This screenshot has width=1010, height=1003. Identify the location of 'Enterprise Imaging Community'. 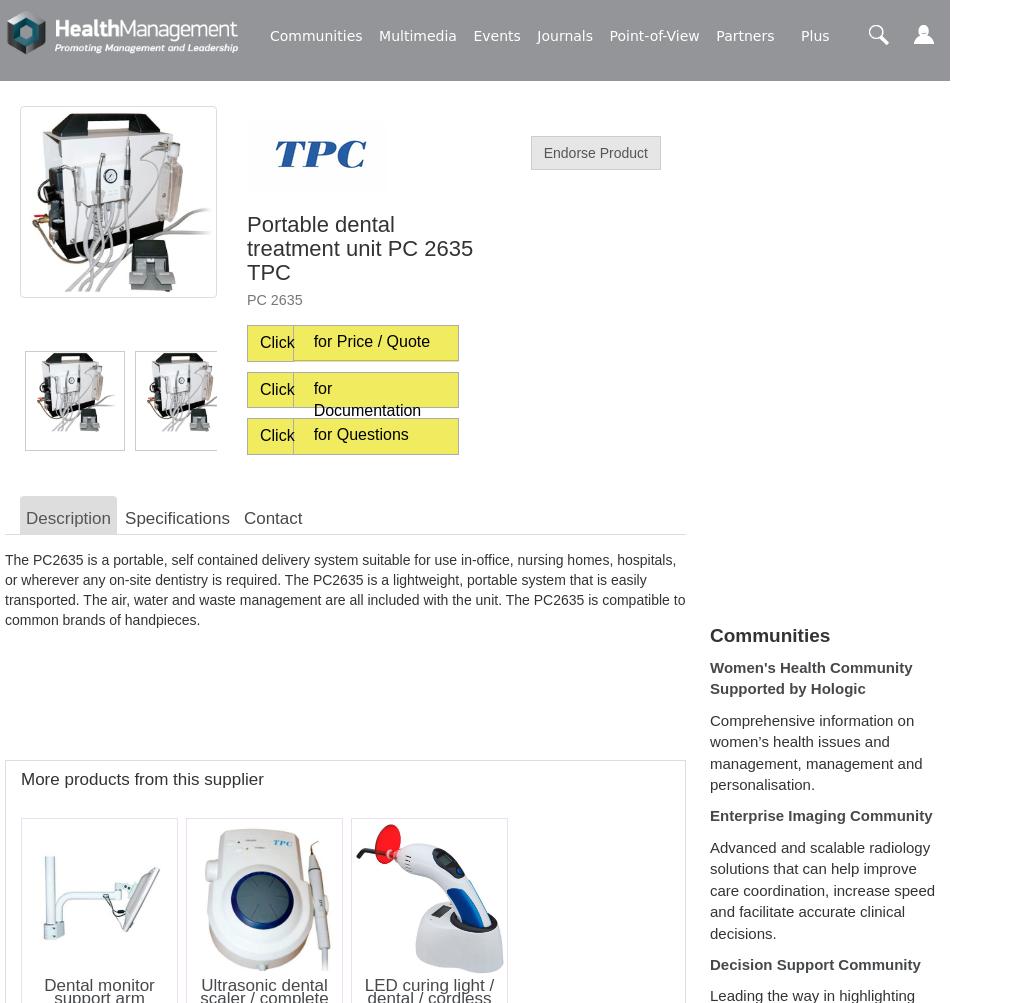
(709, 815).